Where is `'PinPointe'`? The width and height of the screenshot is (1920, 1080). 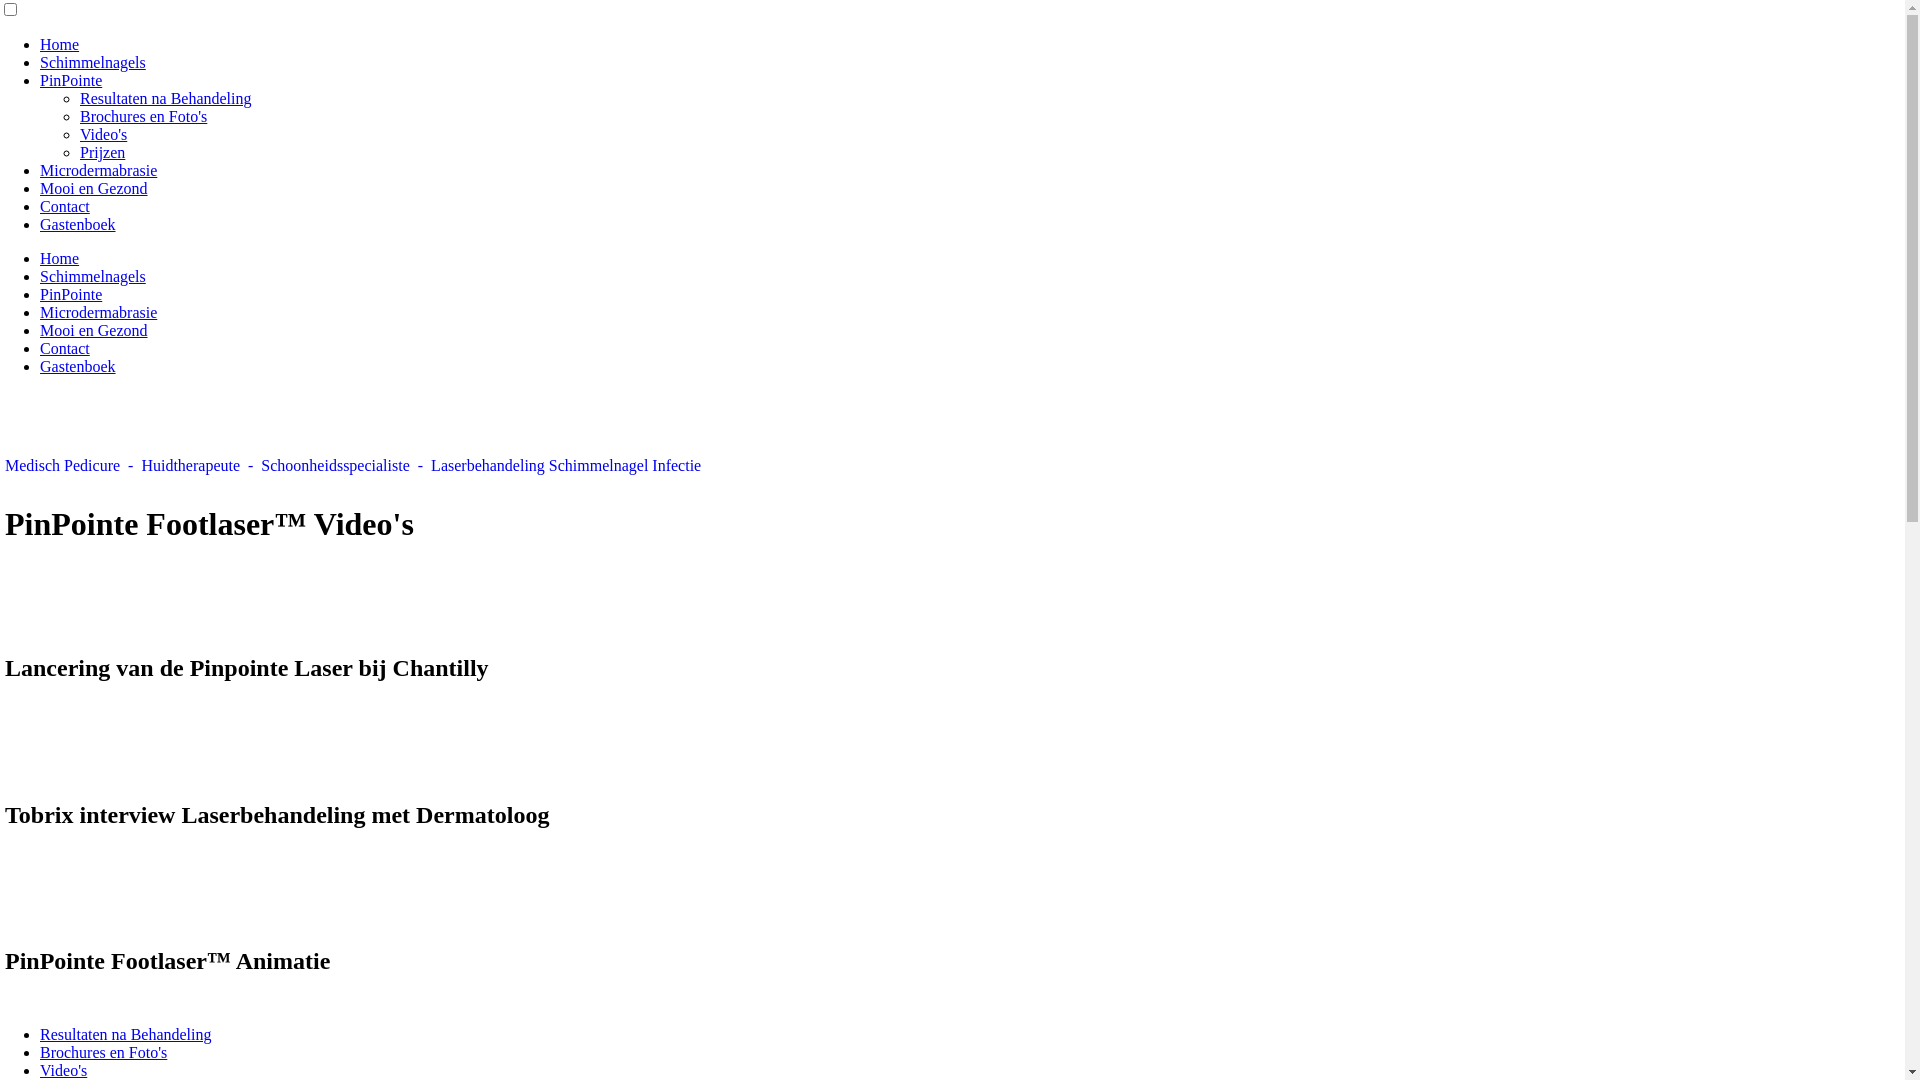
'PinPointe' is located at coordinates (71, 294).